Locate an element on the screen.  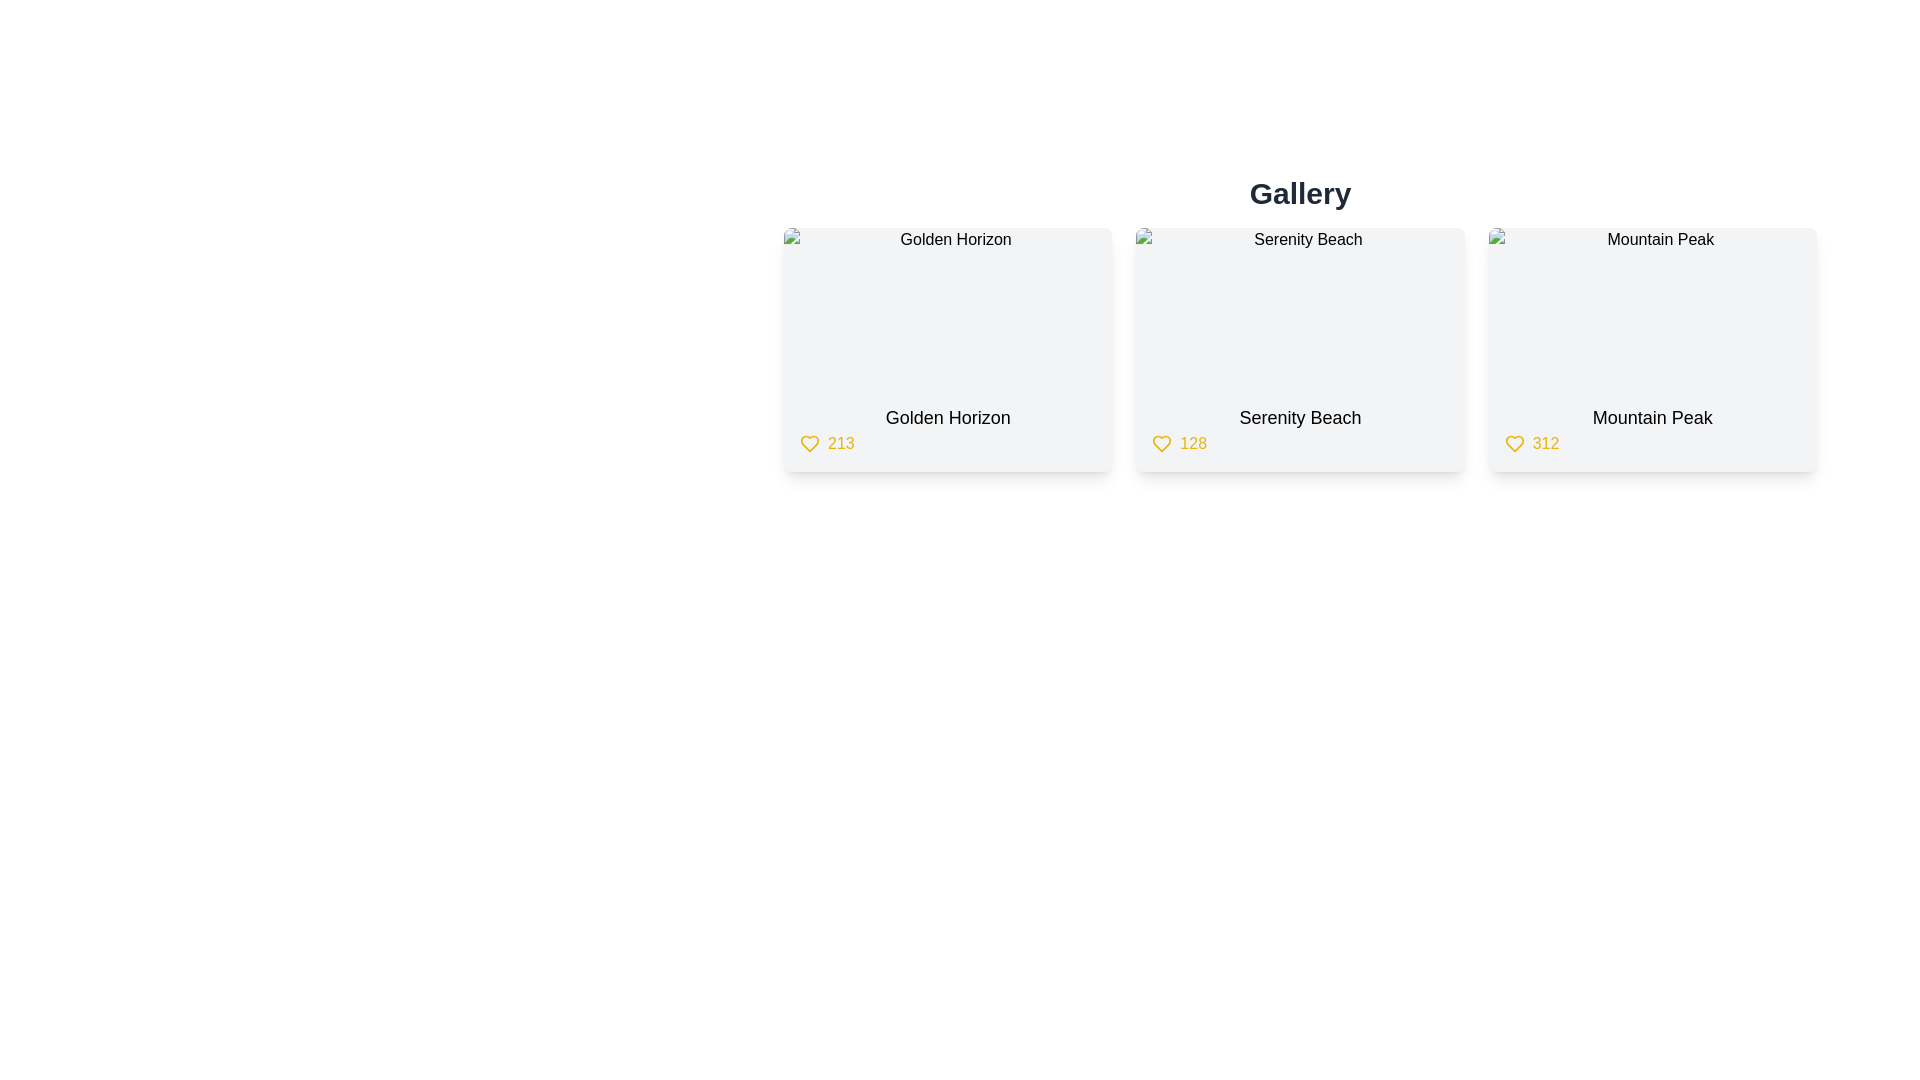
the 'like' icon located at the bottom-left corner of the first card in a horizontal grid of three cards is located at coordinates (810, 442).